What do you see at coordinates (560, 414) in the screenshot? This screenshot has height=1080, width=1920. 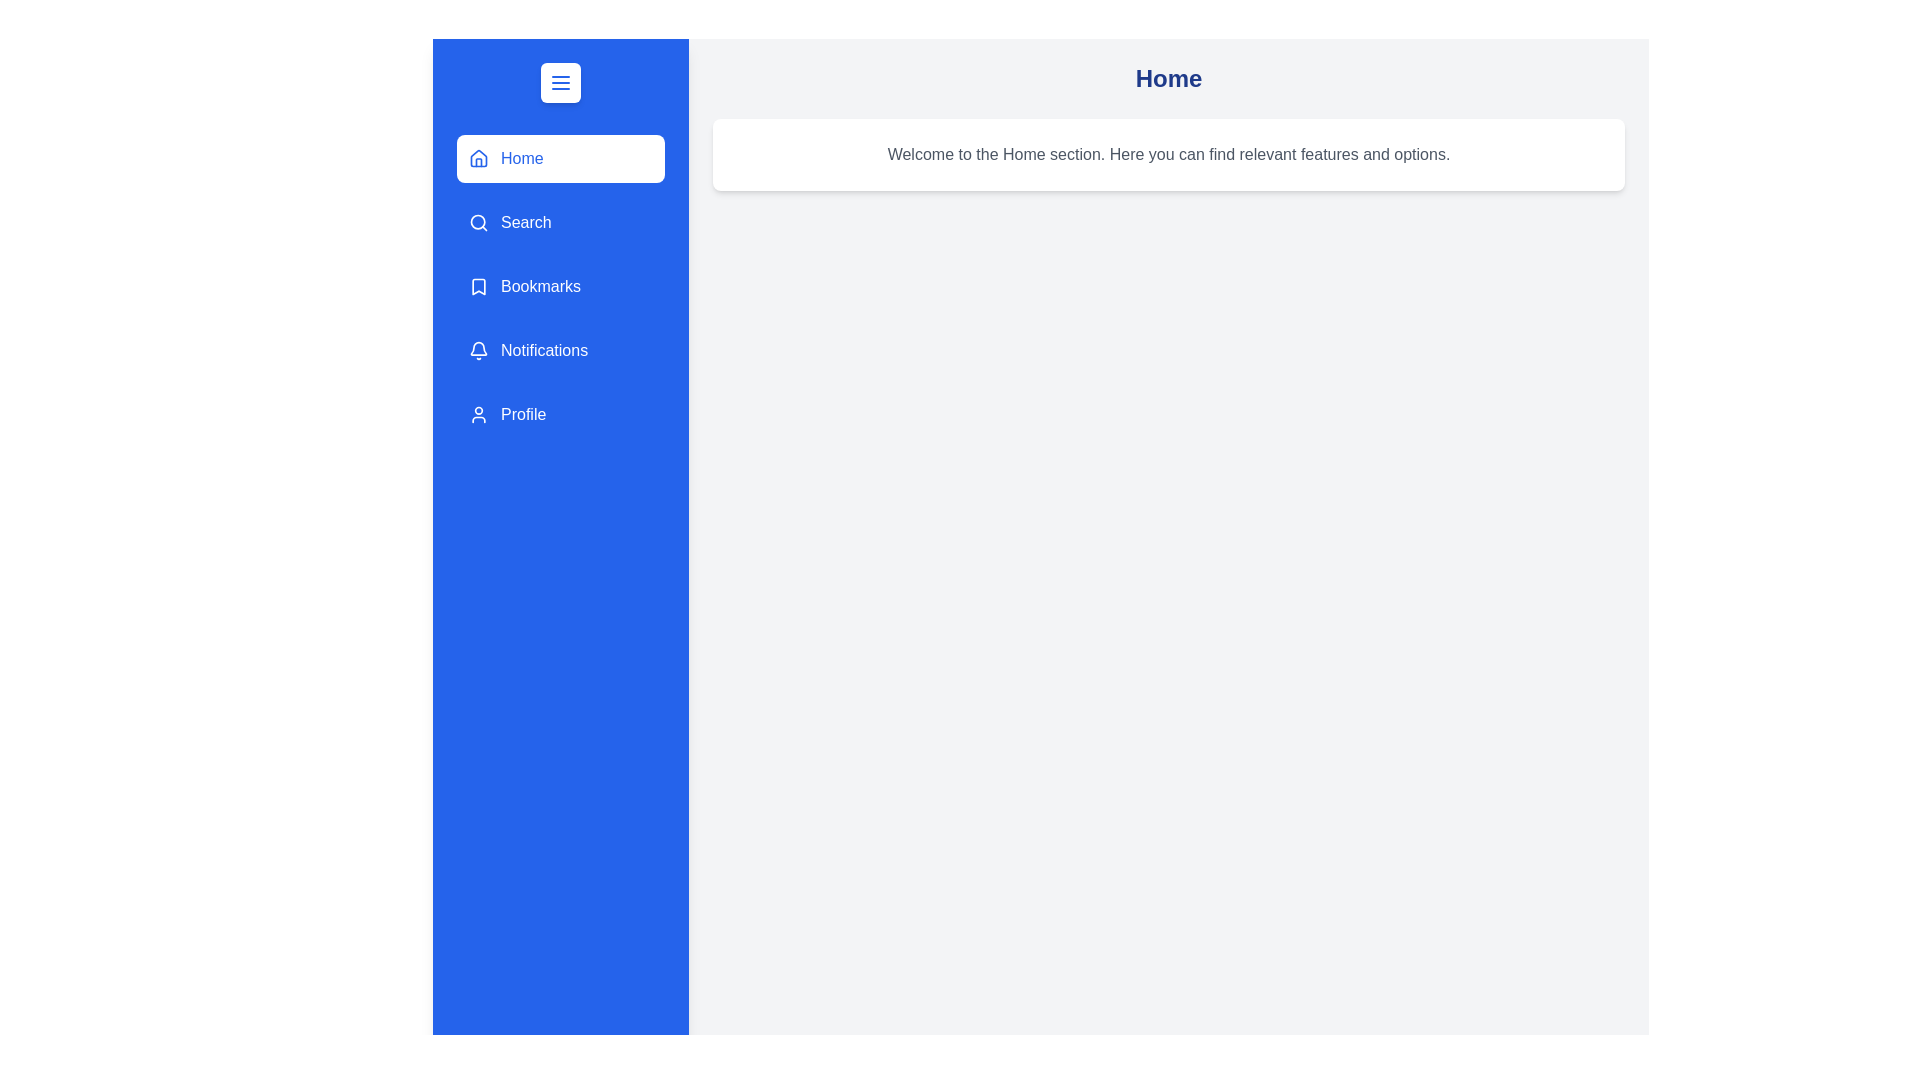 I see `the menu item Profile to see the hover effect` at bounding box center [560, 414].